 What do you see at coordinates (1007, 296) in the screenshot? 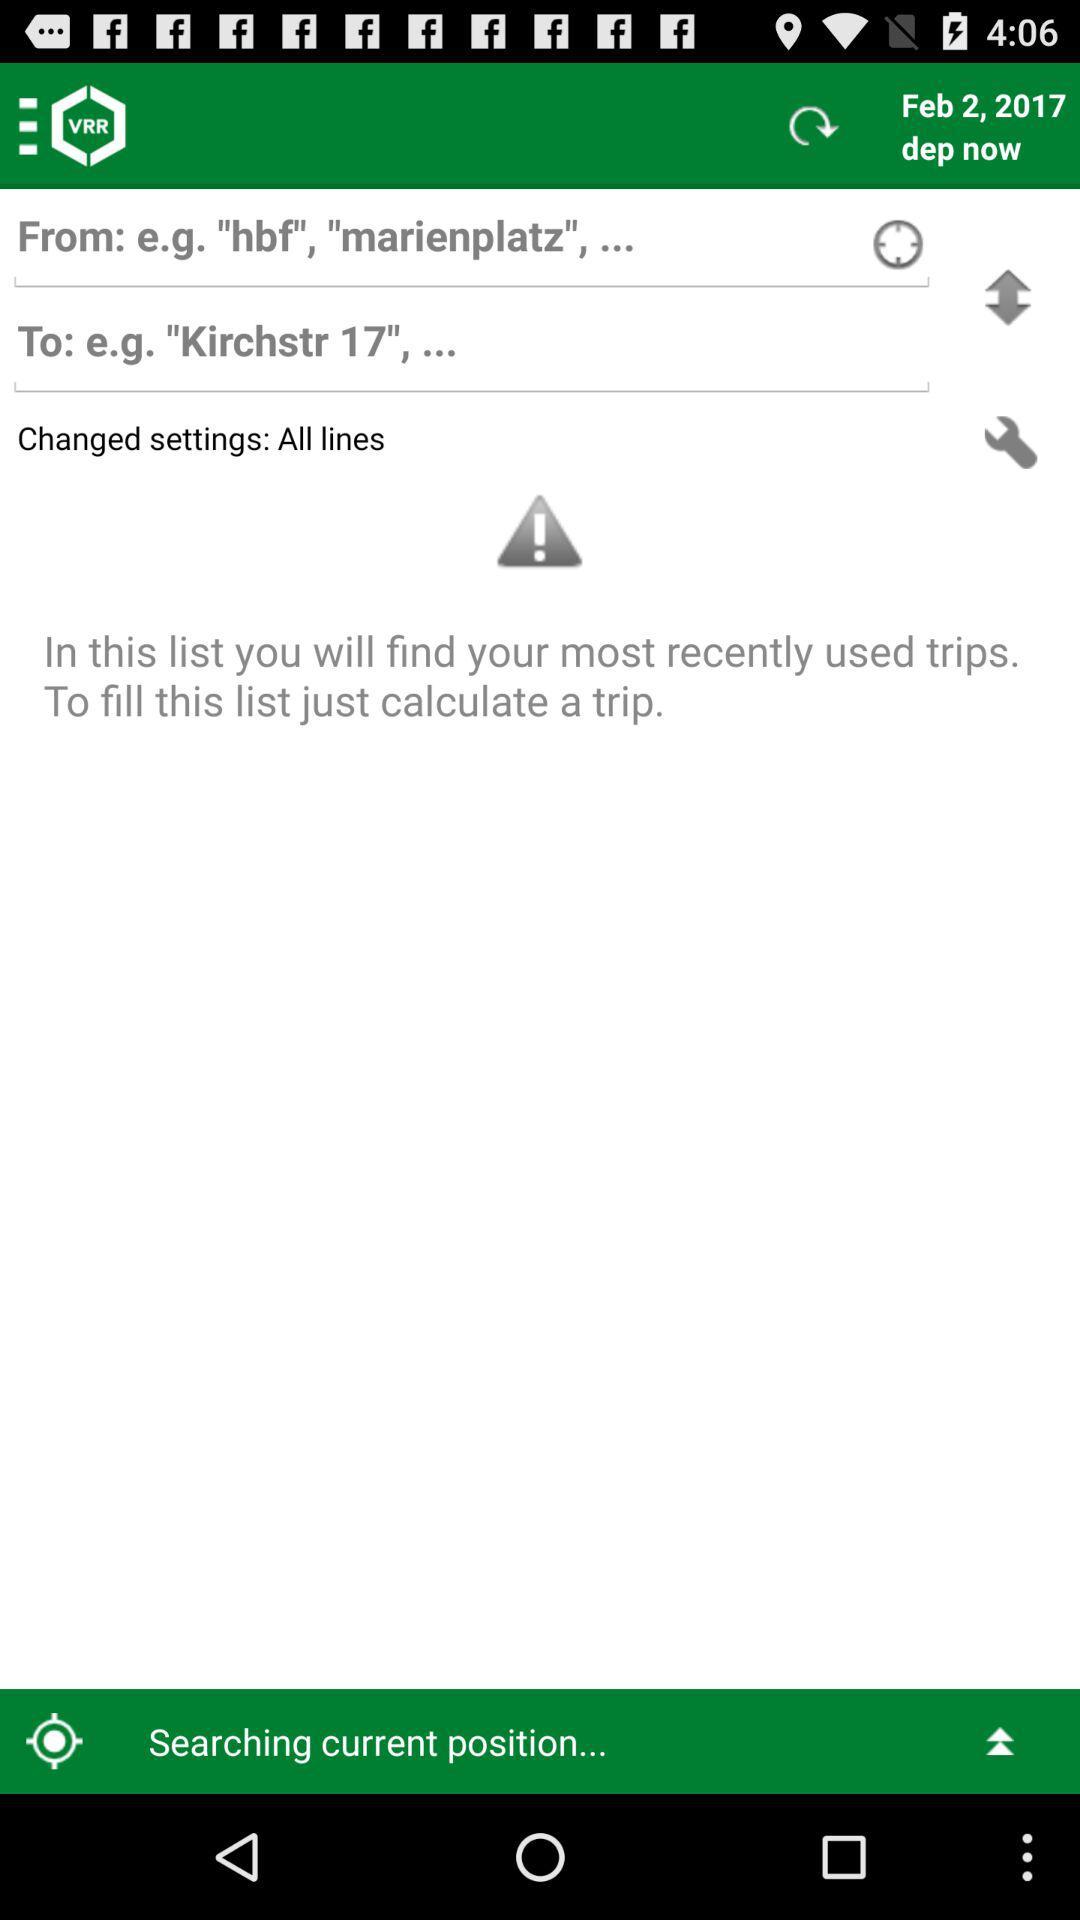
I see `the item below dep now item` at bounding box center [1007, 296].